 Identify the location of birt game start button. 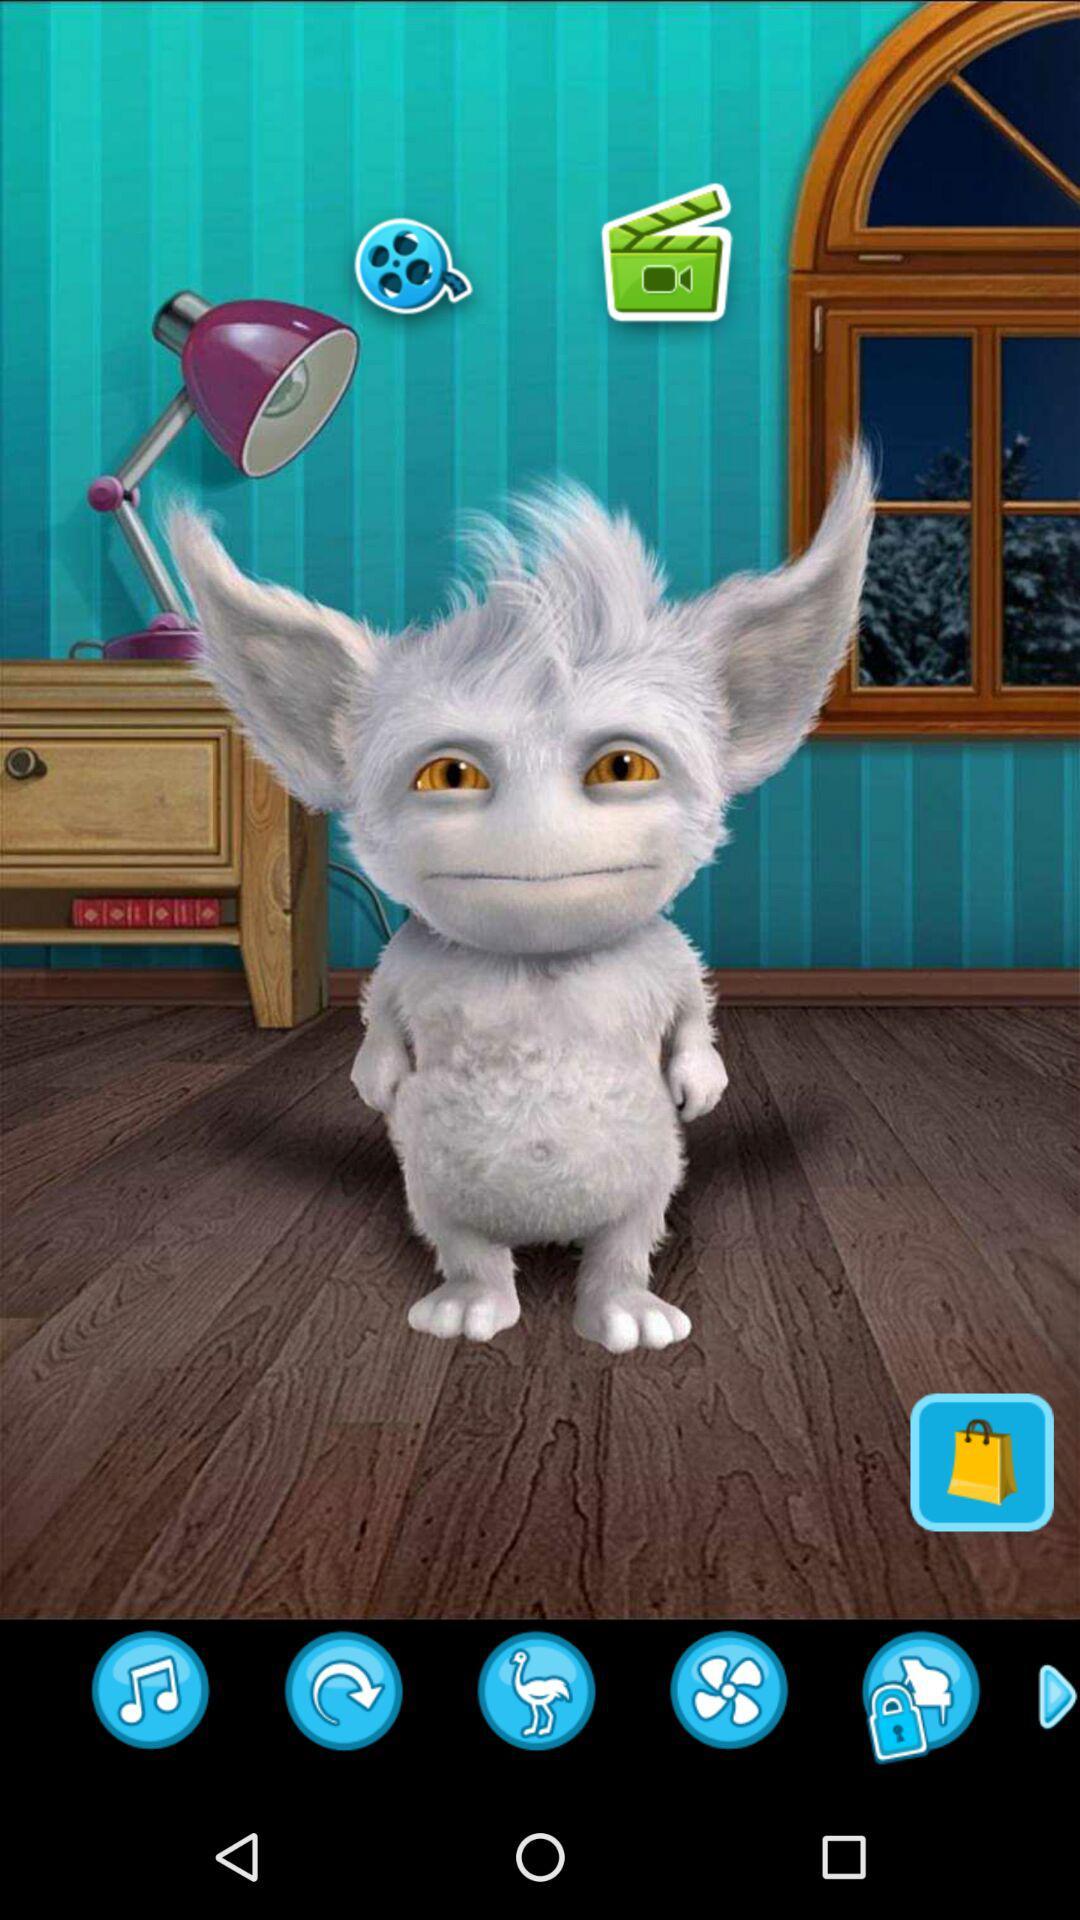
(536, 1696).